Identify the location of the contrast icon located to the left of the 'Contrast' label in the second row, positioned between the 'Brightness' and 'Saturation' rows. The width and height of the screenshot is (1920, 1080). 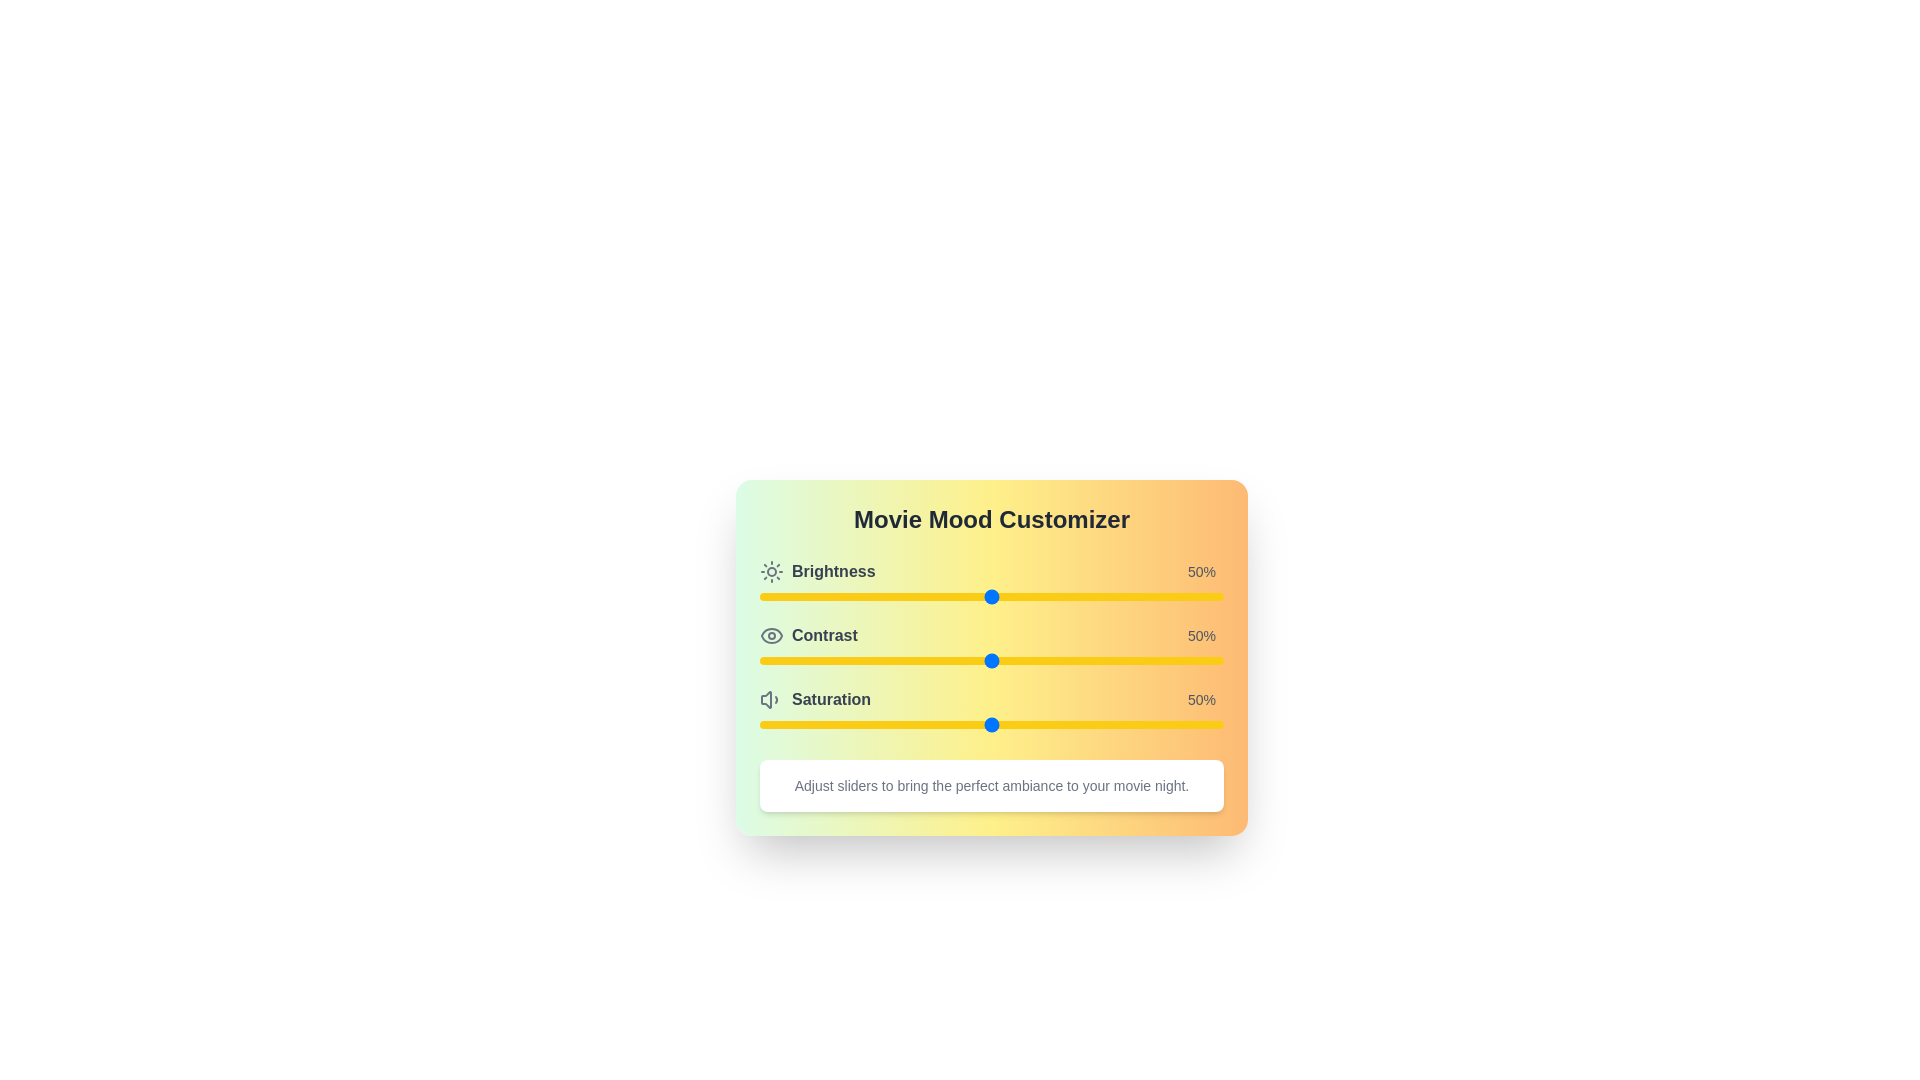
(771, 636).